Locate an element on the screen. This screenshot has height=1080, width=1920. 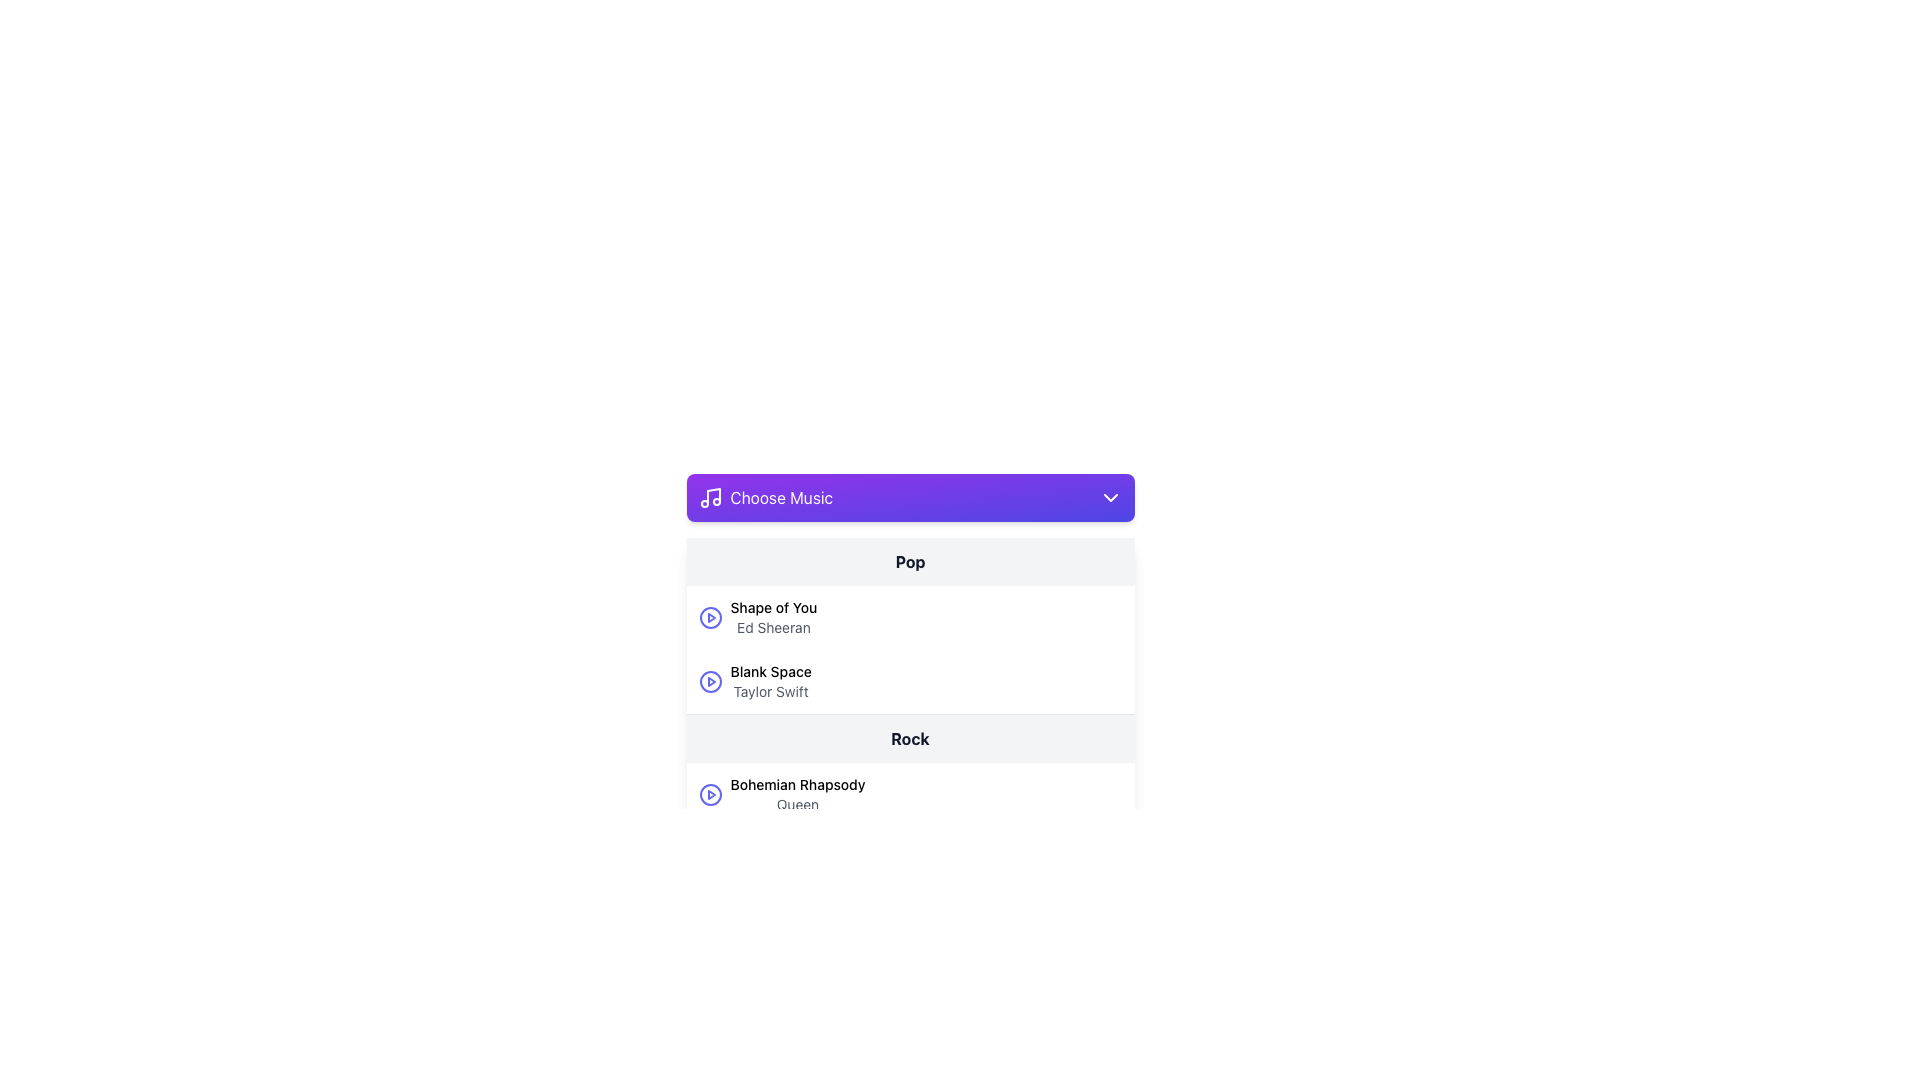
the second list item for the track 'Blank Space' by Taylor Swift in the 'Pop' section is located at coordinates (909, 681).